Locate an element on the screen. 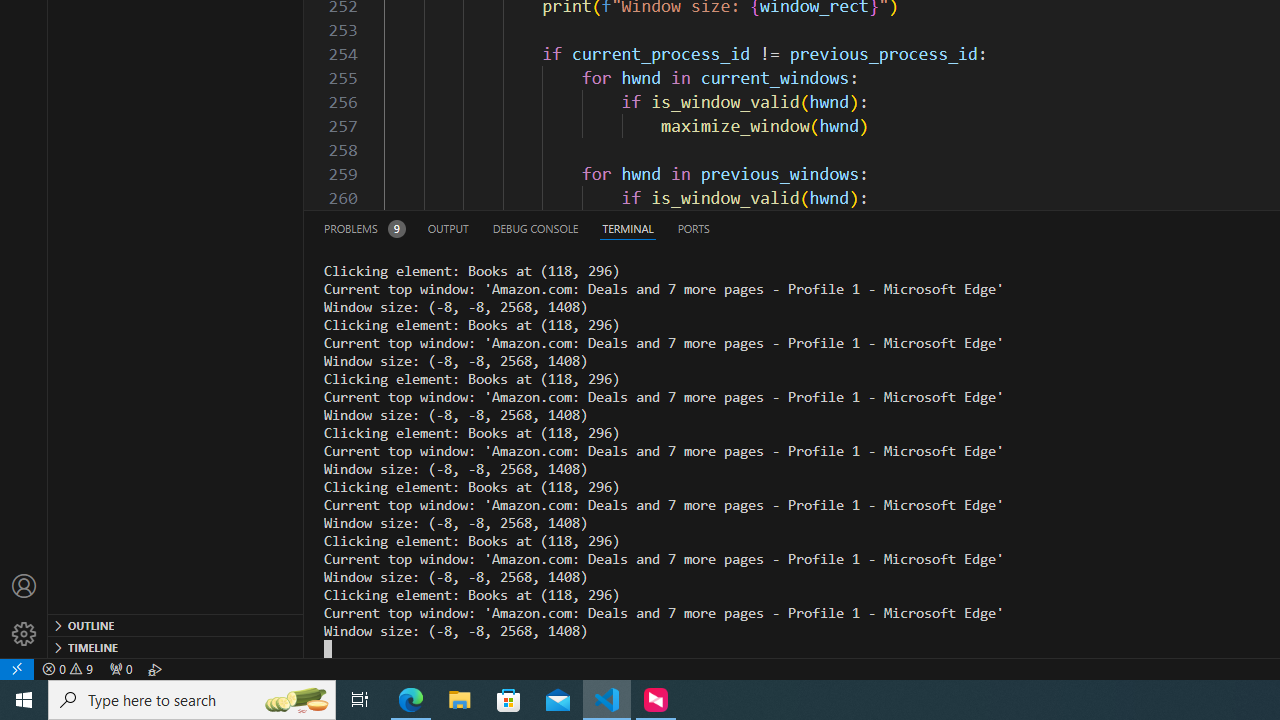 The image size is (1280, 720). 'No Ports Forwarded' is located at coordinates (119, 668).